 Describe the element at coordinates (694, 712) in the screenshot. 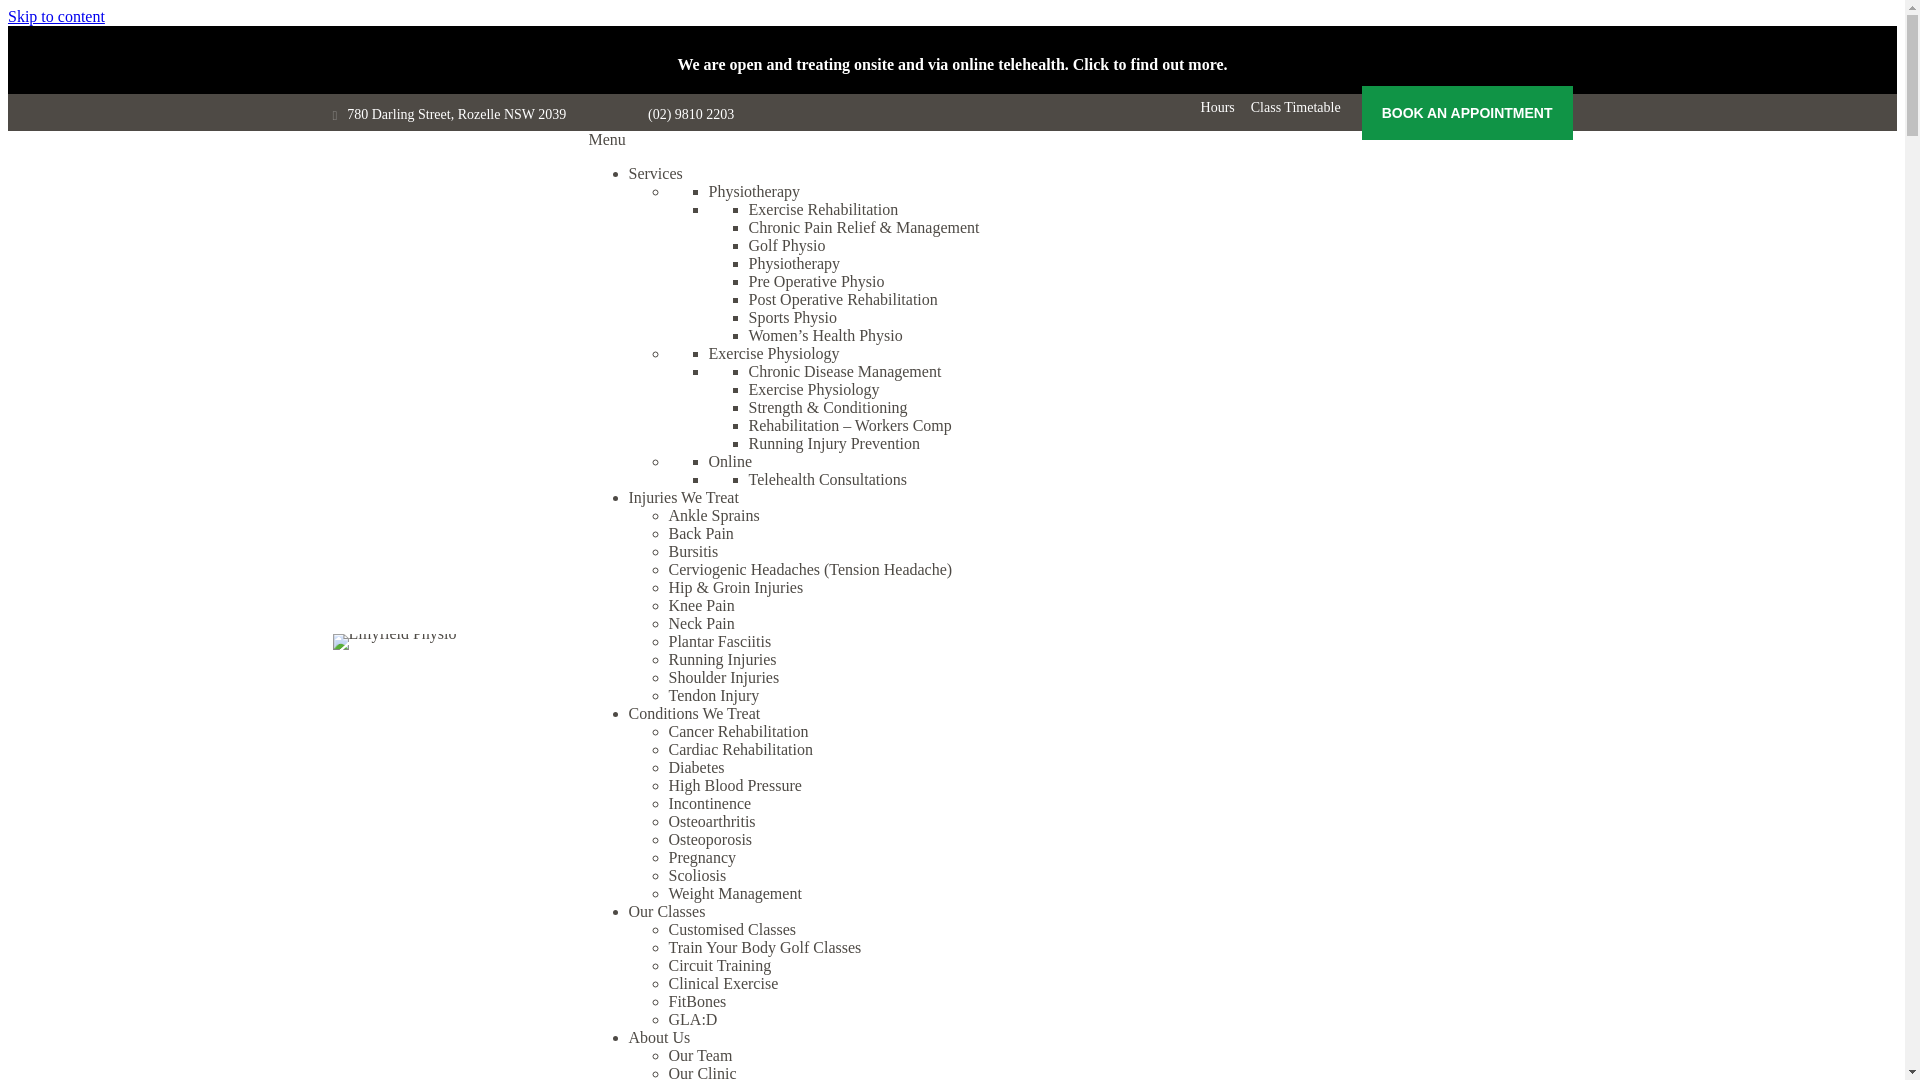

I see `'Conditions We Treat'` at that location.